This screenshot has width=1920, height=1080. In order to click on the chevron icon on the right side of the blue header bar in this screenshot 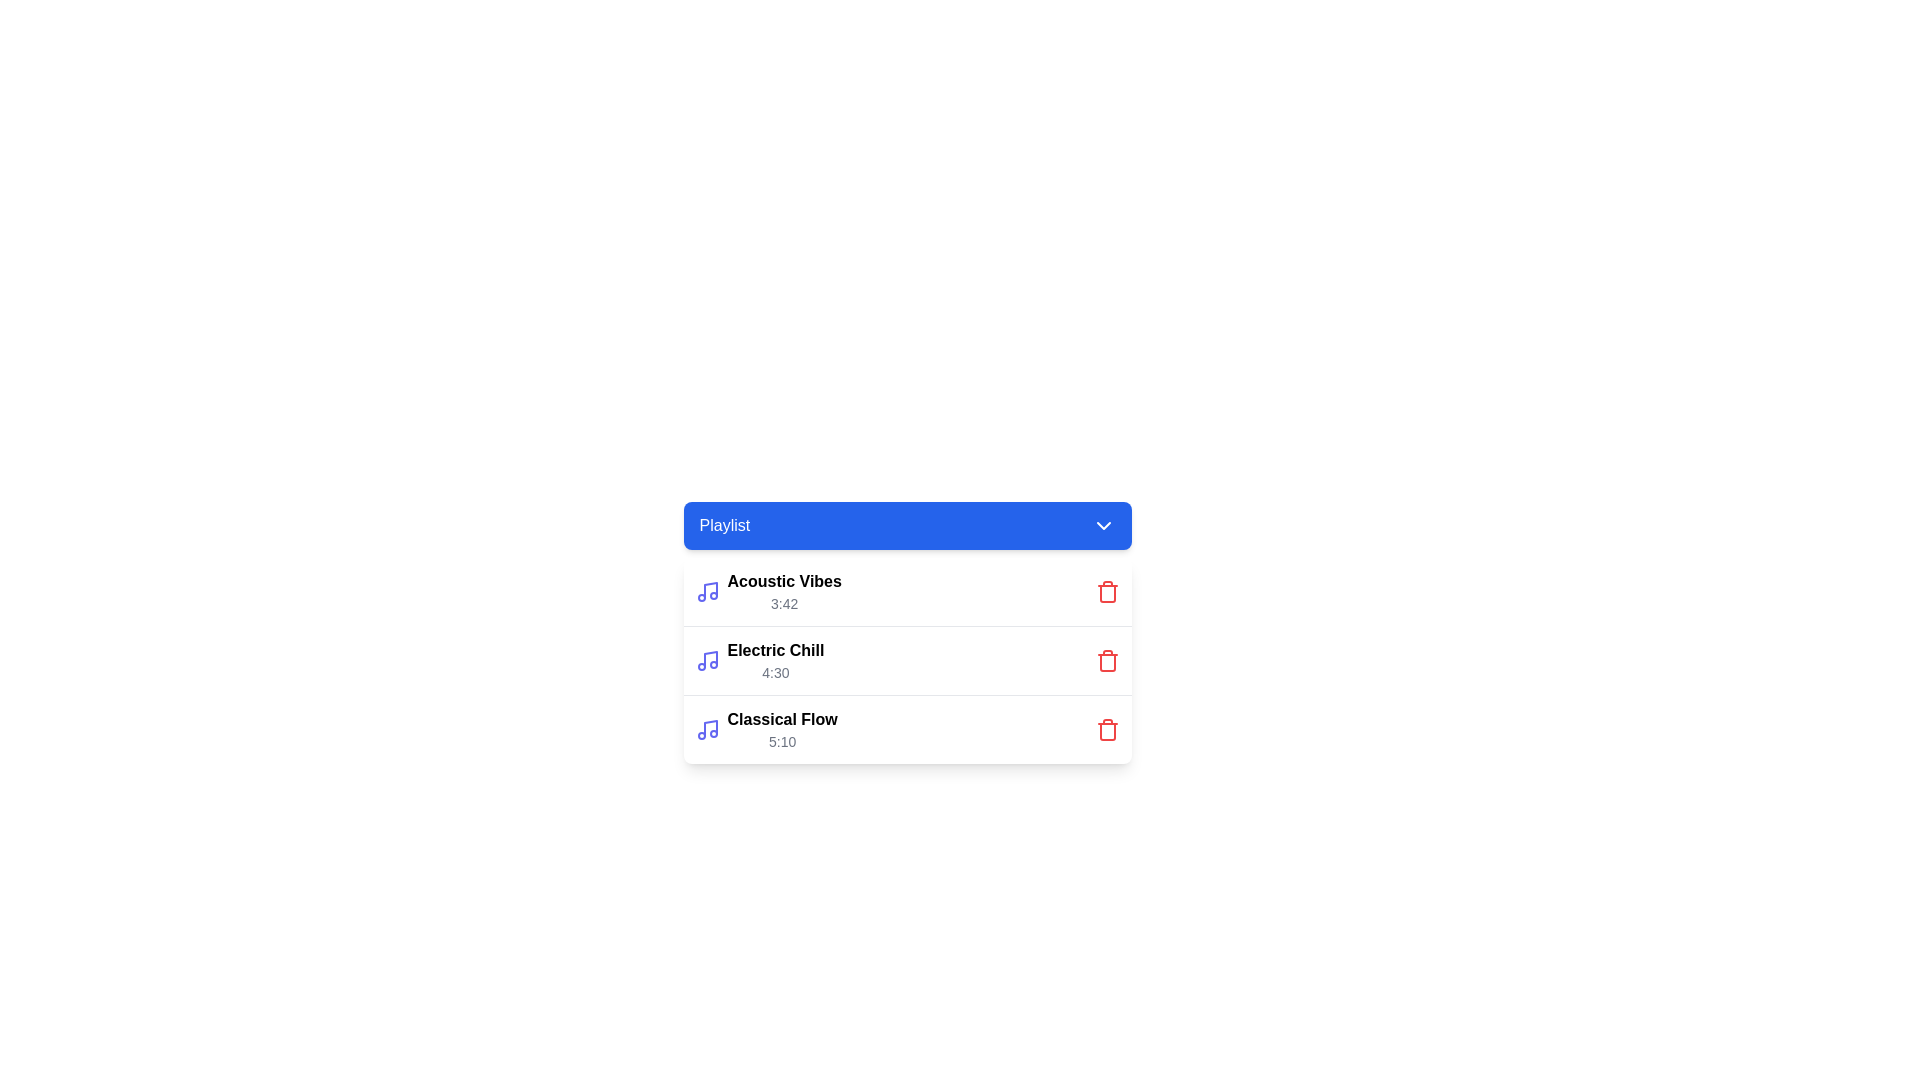, I will do `click(1102, 524)`.